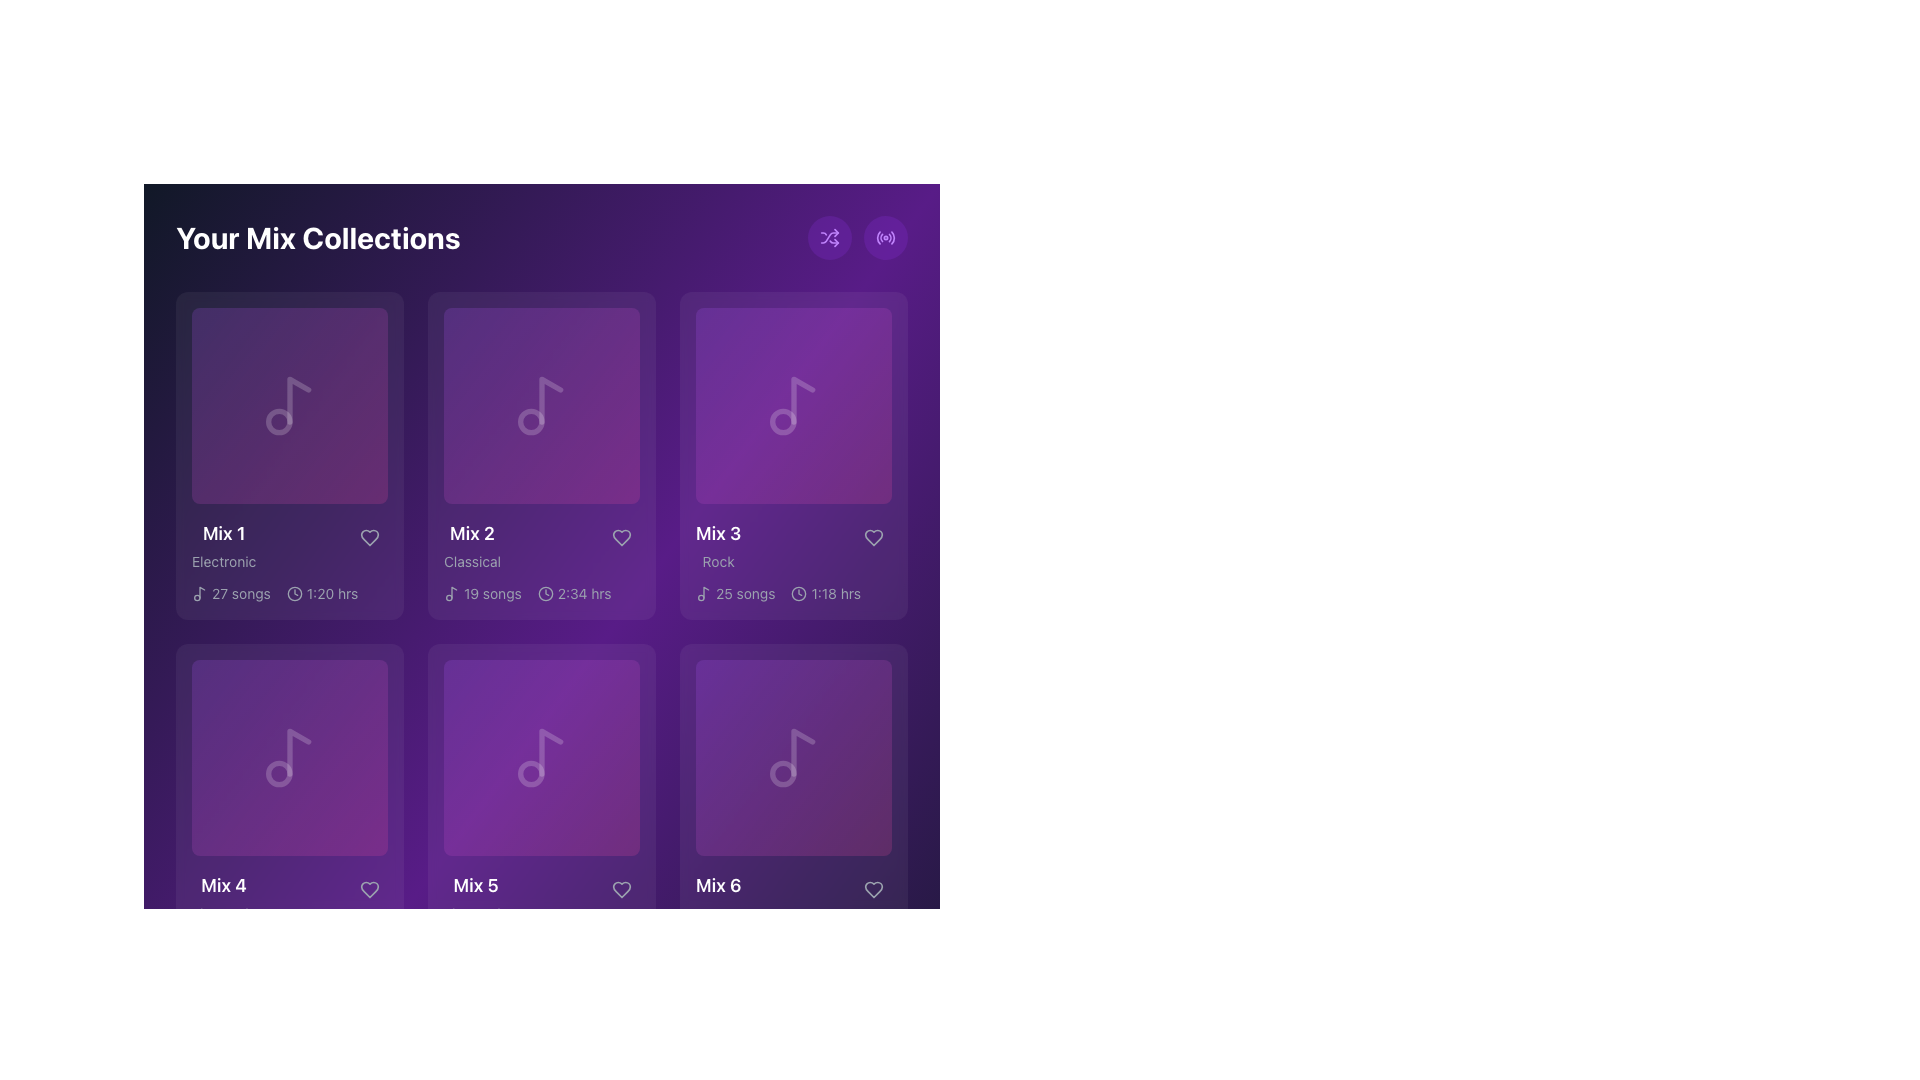  I want to click on the heart icon button with an outlined design located in the top-right region of the 'Mix 2' card, so click(621, 536).